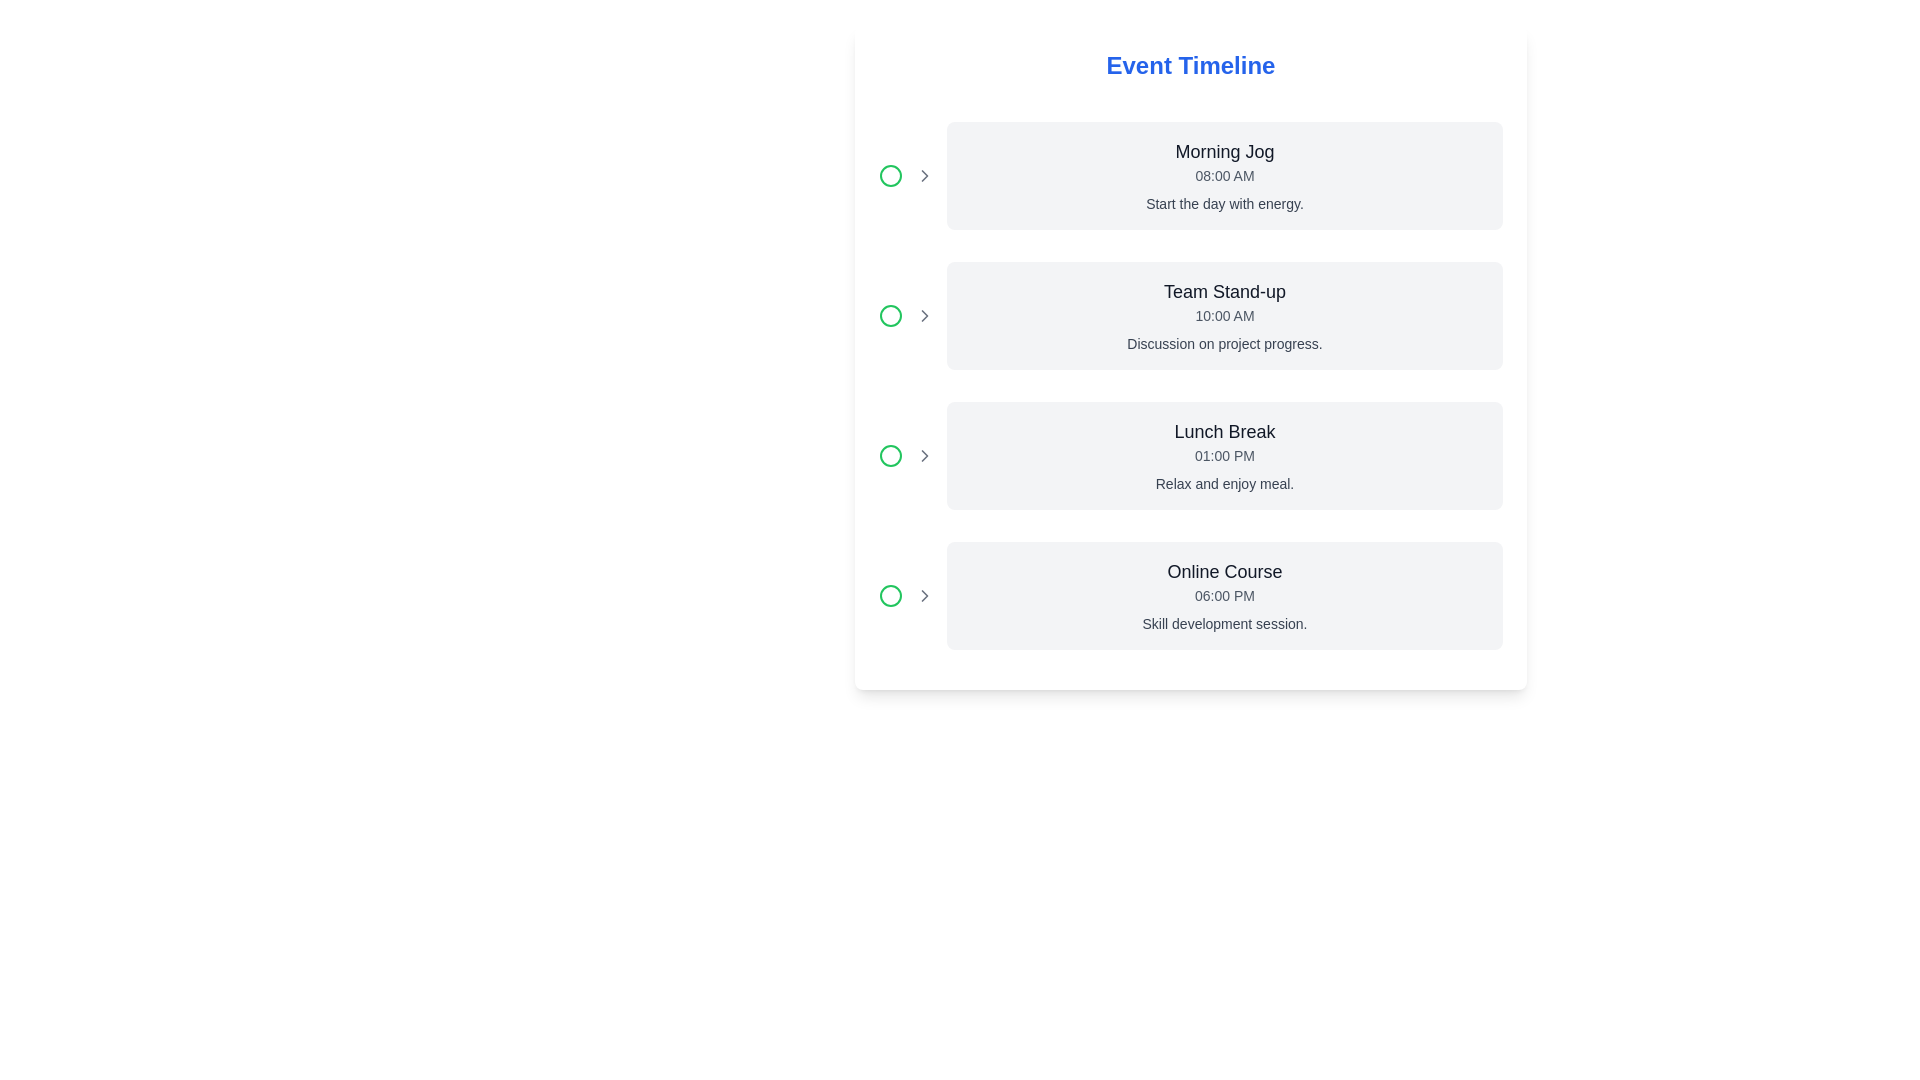 Image resolution: width=1920 pixels, height=1080 pixels. What do you see at coordinates (924, 315) in the screenshot?
I see `the chevron arrow icon, which is a part of the SVG element indicating navigation for the timeline event 'Team Stand-up'` at bounding box center [924, 315].